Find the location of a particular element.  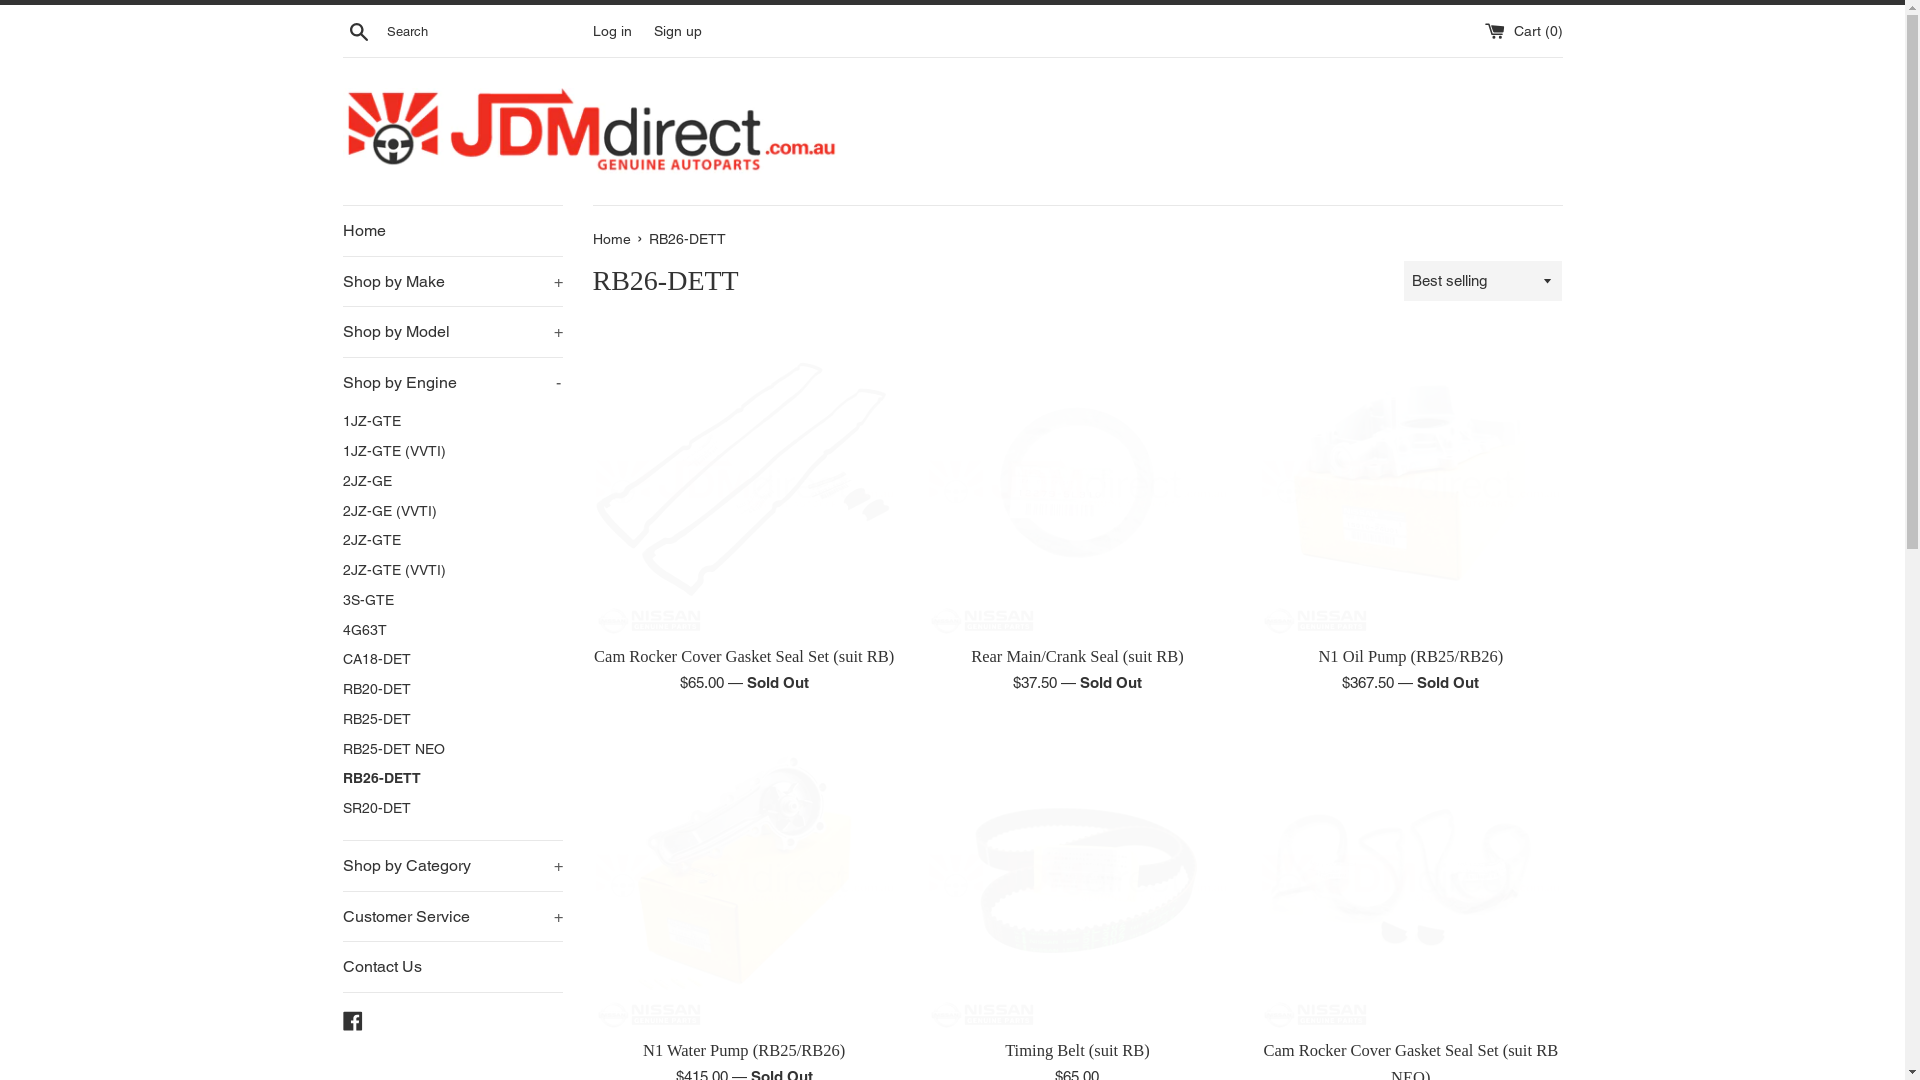

'Timing Belt (suit RB)' is located at coordinates (1076, 875).